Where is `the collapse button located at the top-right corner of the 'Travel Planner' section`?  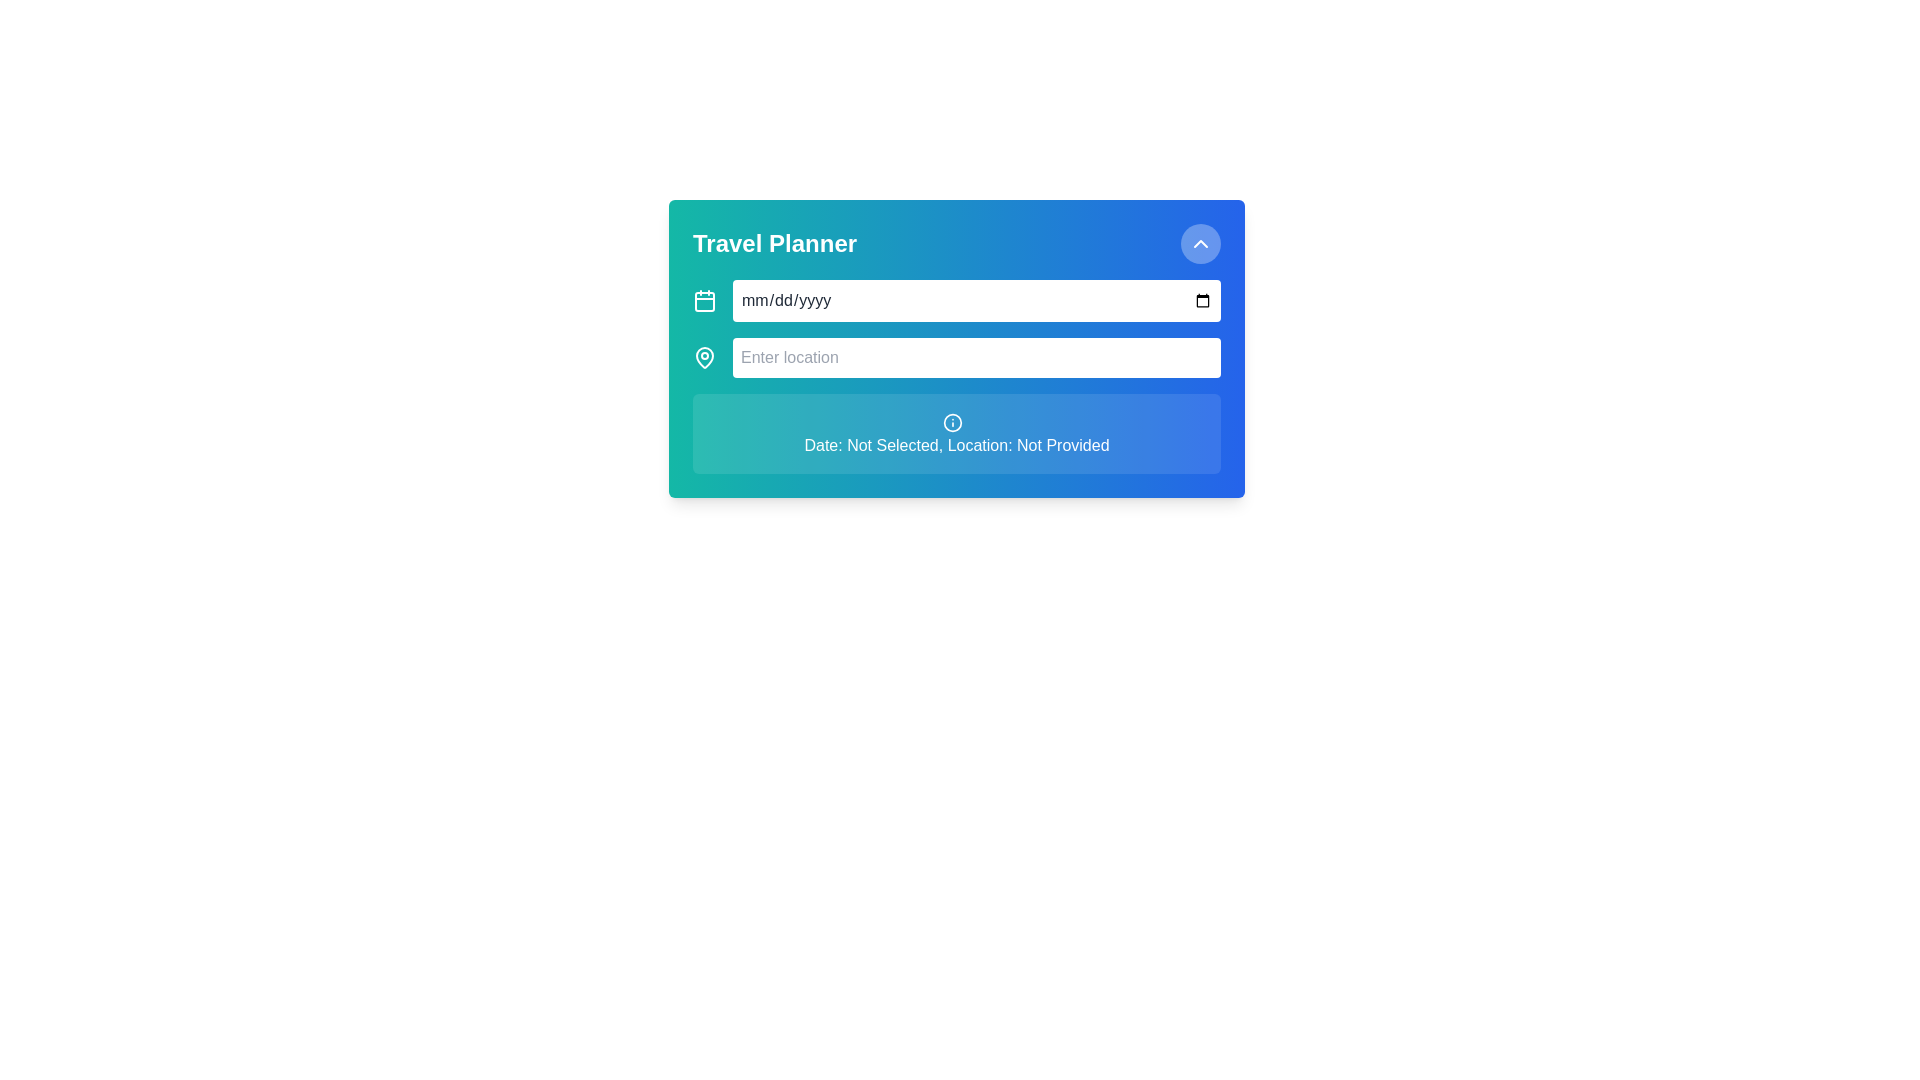 the collapse button located at the top-right corner of the 'Travel Planner' section is located at coordinates (1200, 242).